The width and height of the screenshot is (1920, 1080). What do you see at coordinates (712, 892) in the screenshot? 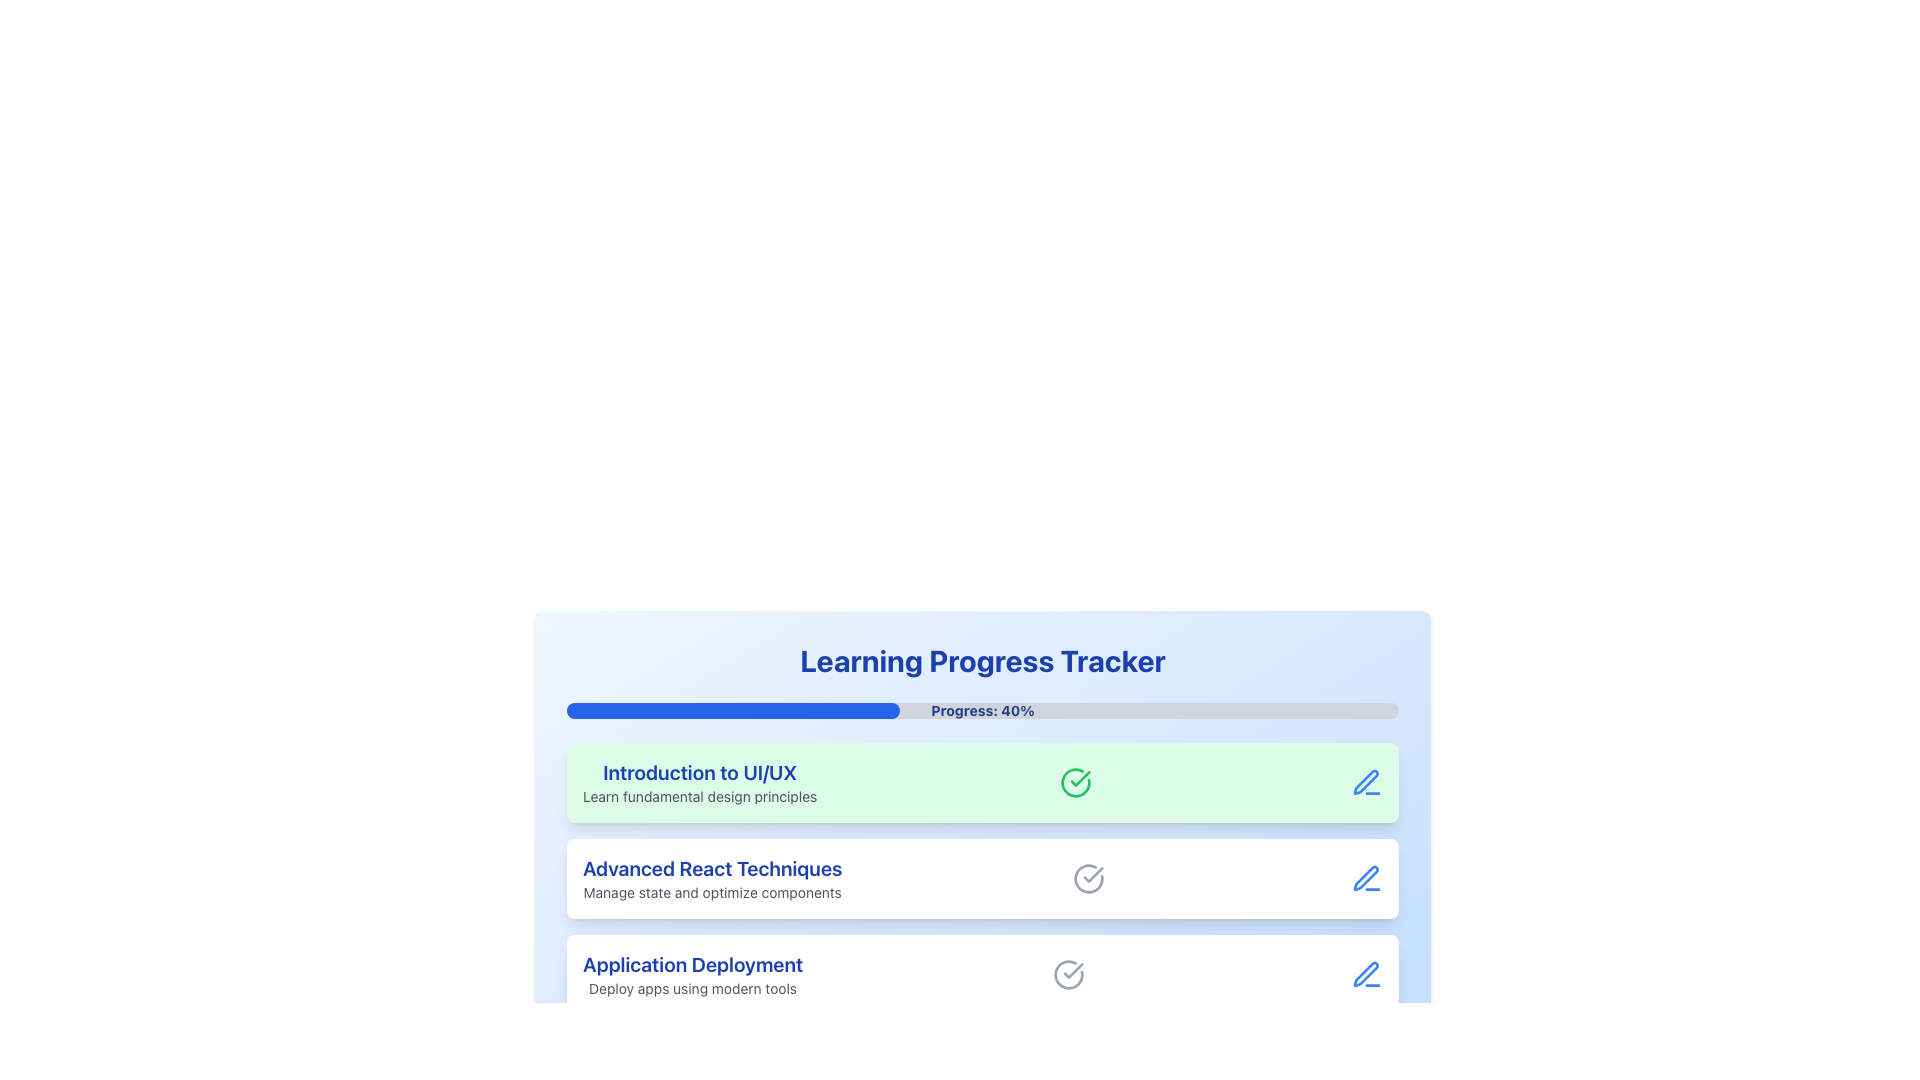
I see `the text label that reads 'Manage state and optimize components', which is styled in a small gray font and located beneath the bold blue title 'Advanced React Techniques'` at bounding box center [712, 892].